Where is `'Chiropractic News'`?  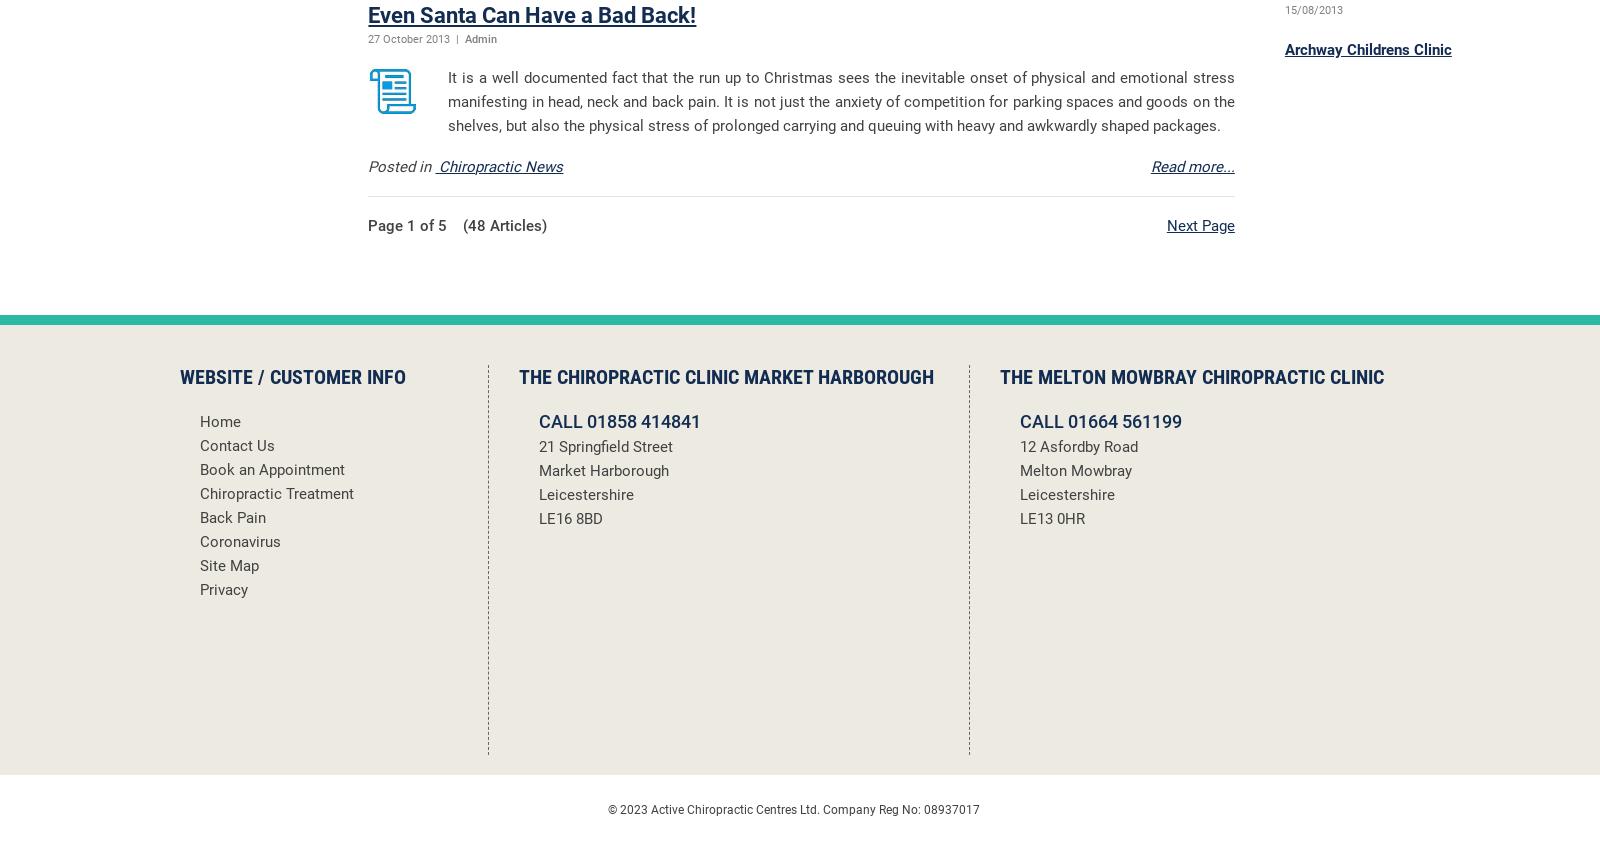 'Chiropractic News' is located at coordinates (498, 166).